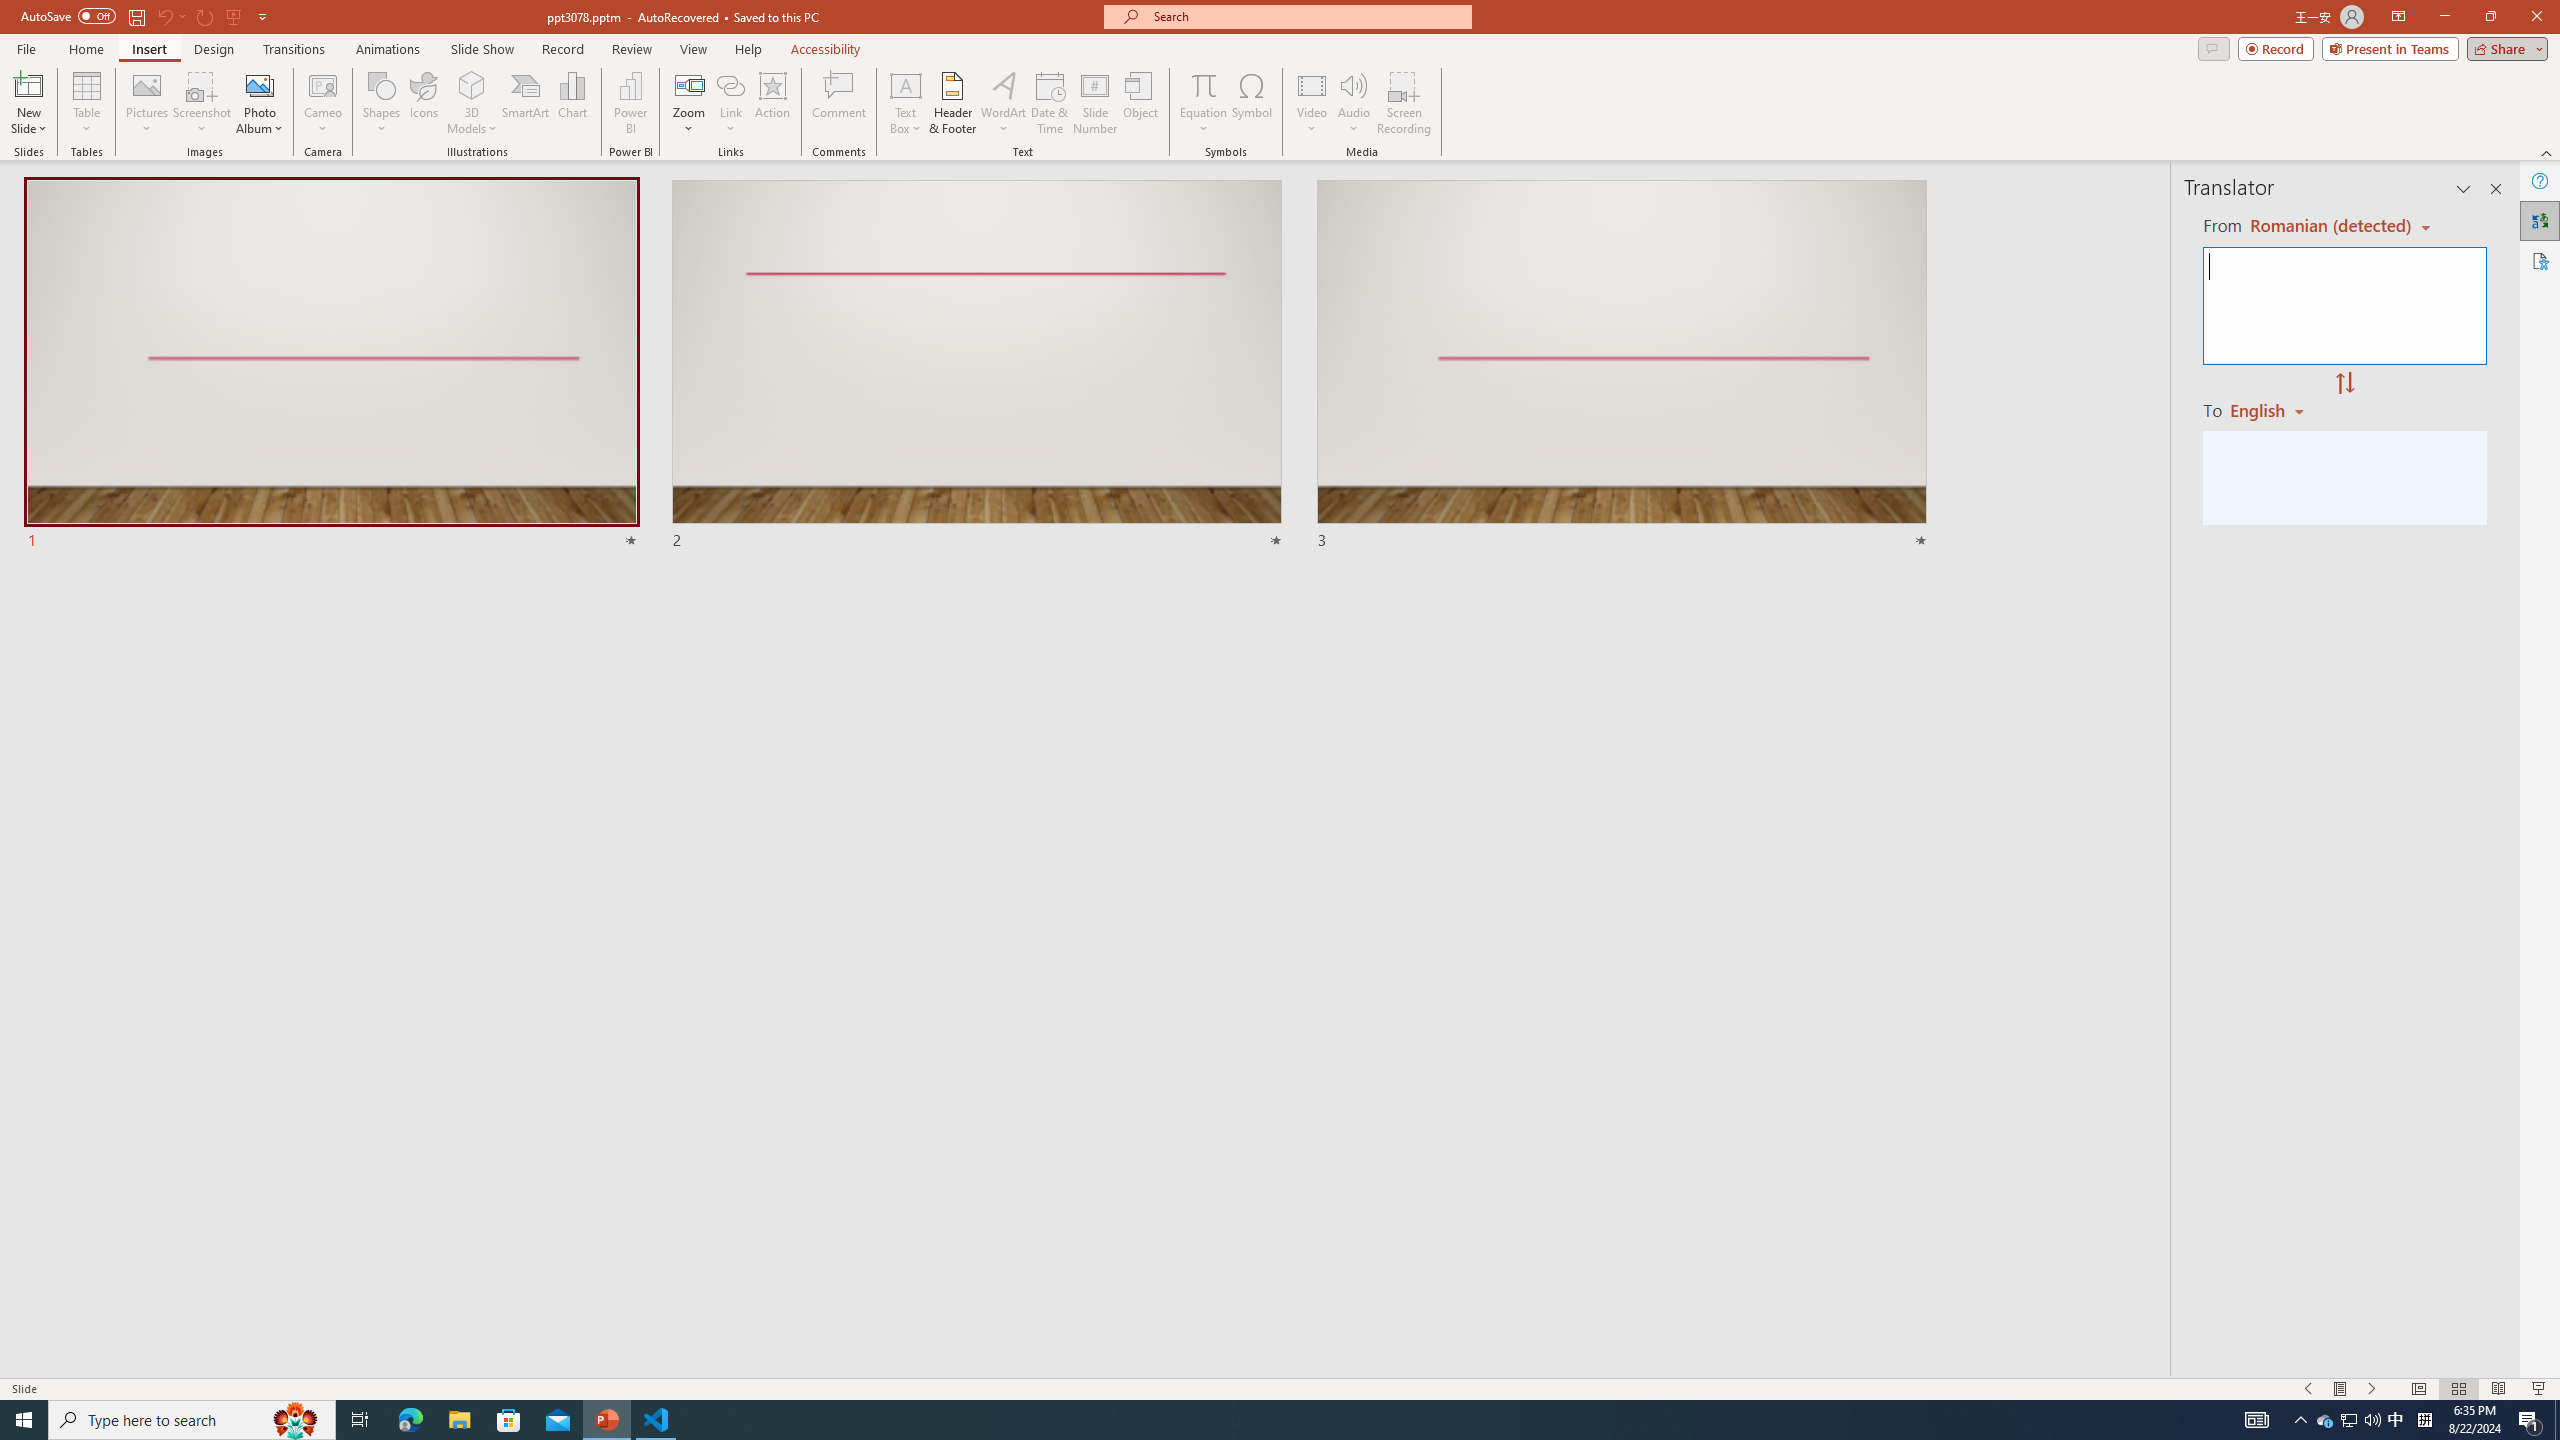 Image resolution: width=2560 pixels, height=1440 pixels. Describe the element at coordinates (1202, 103) in the screenshot. I see `'Equation'` at that location.